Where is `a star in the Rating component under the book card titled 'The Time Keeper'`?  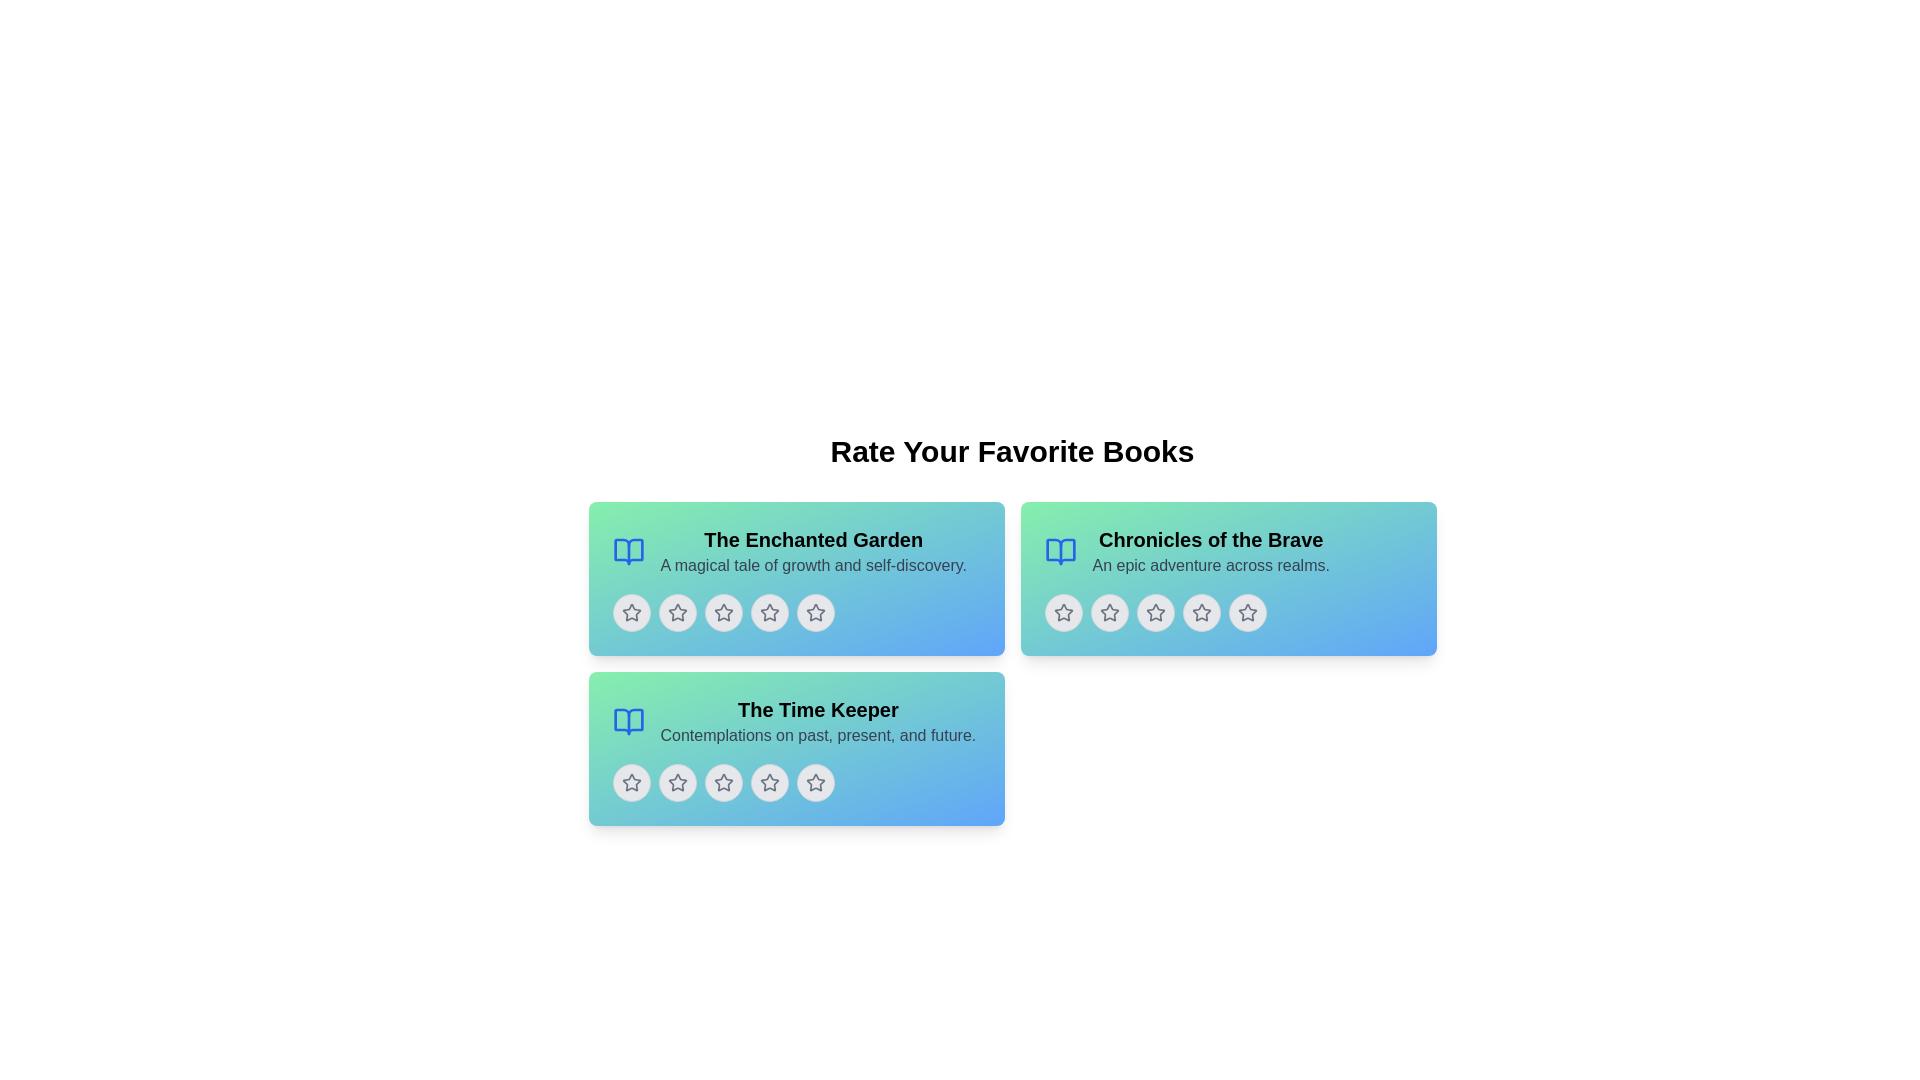
a star in the Rating component under the book card titled 'The Time Keeper' is located at coordinates (795, 782).